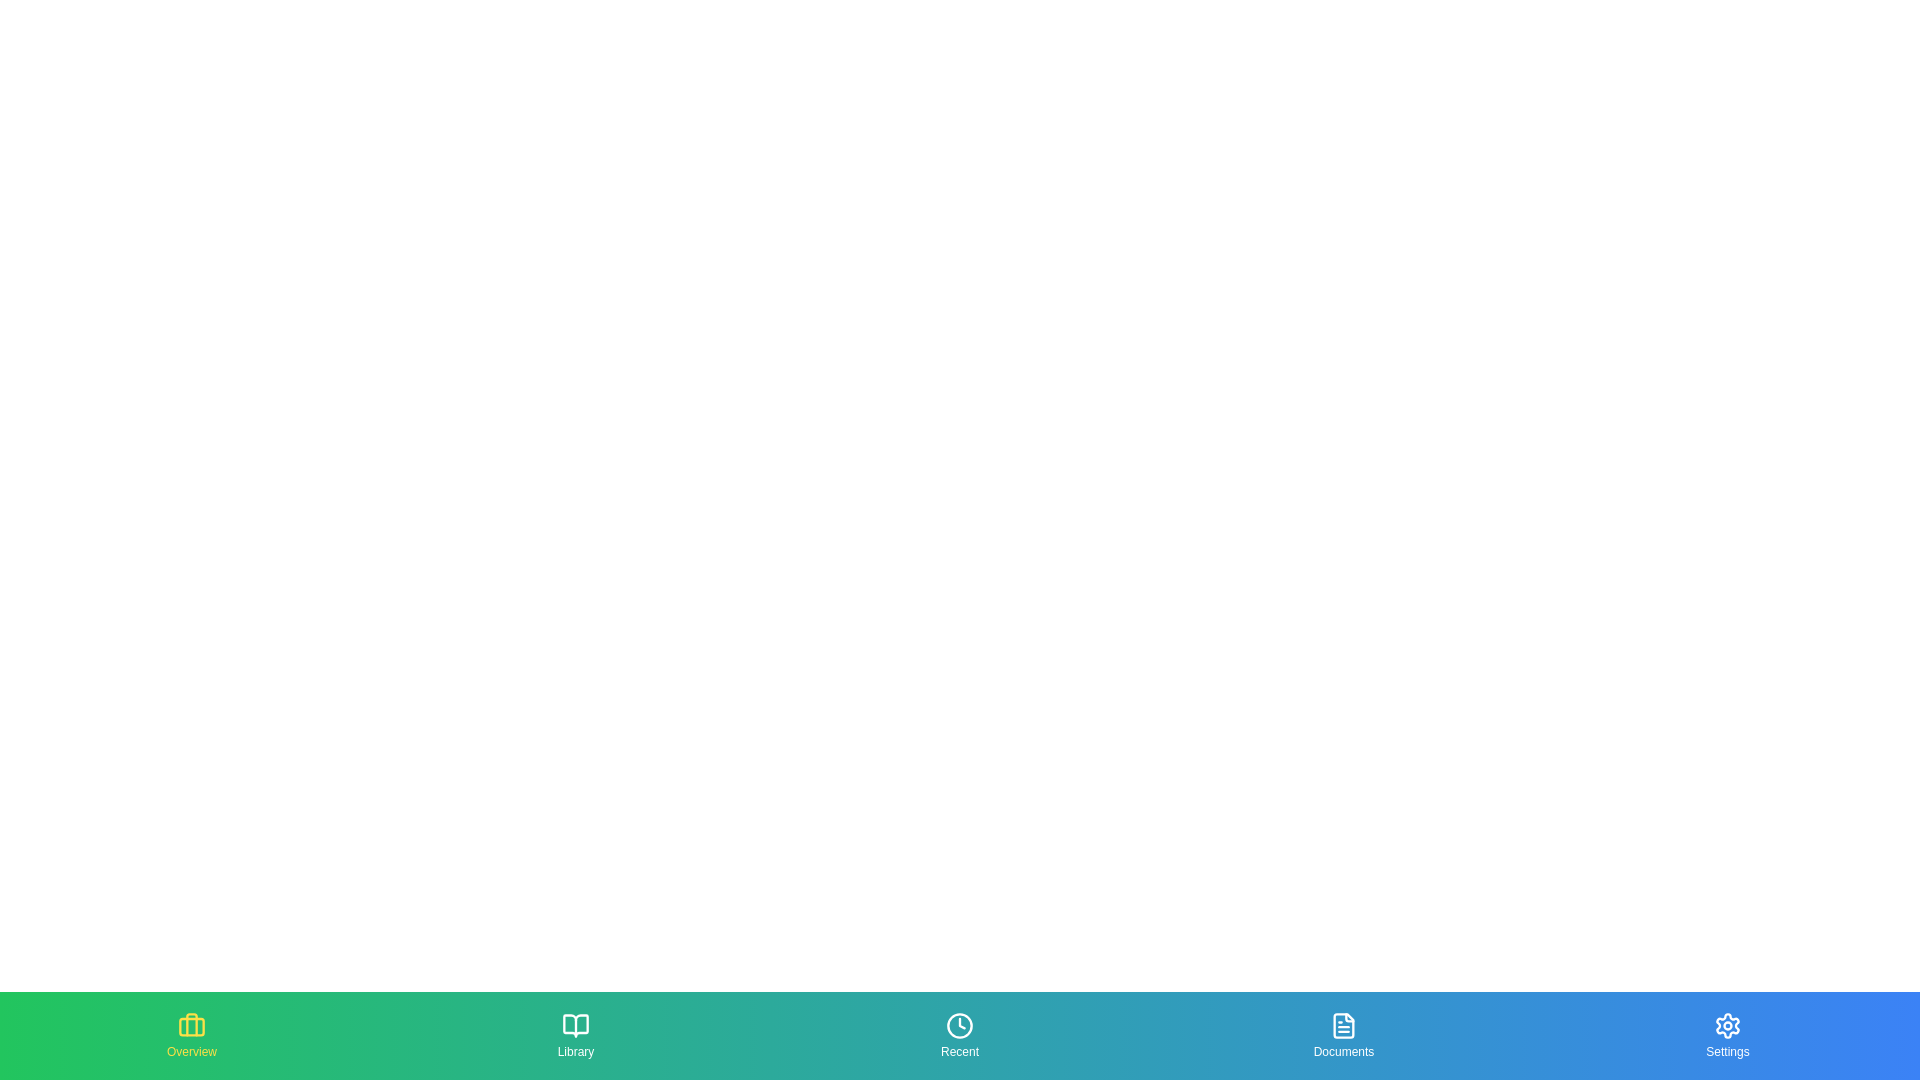  Describe the element at coordinates (192, 1035) in the screenshot. I see `the button corresponding to the Overview section` at that location.